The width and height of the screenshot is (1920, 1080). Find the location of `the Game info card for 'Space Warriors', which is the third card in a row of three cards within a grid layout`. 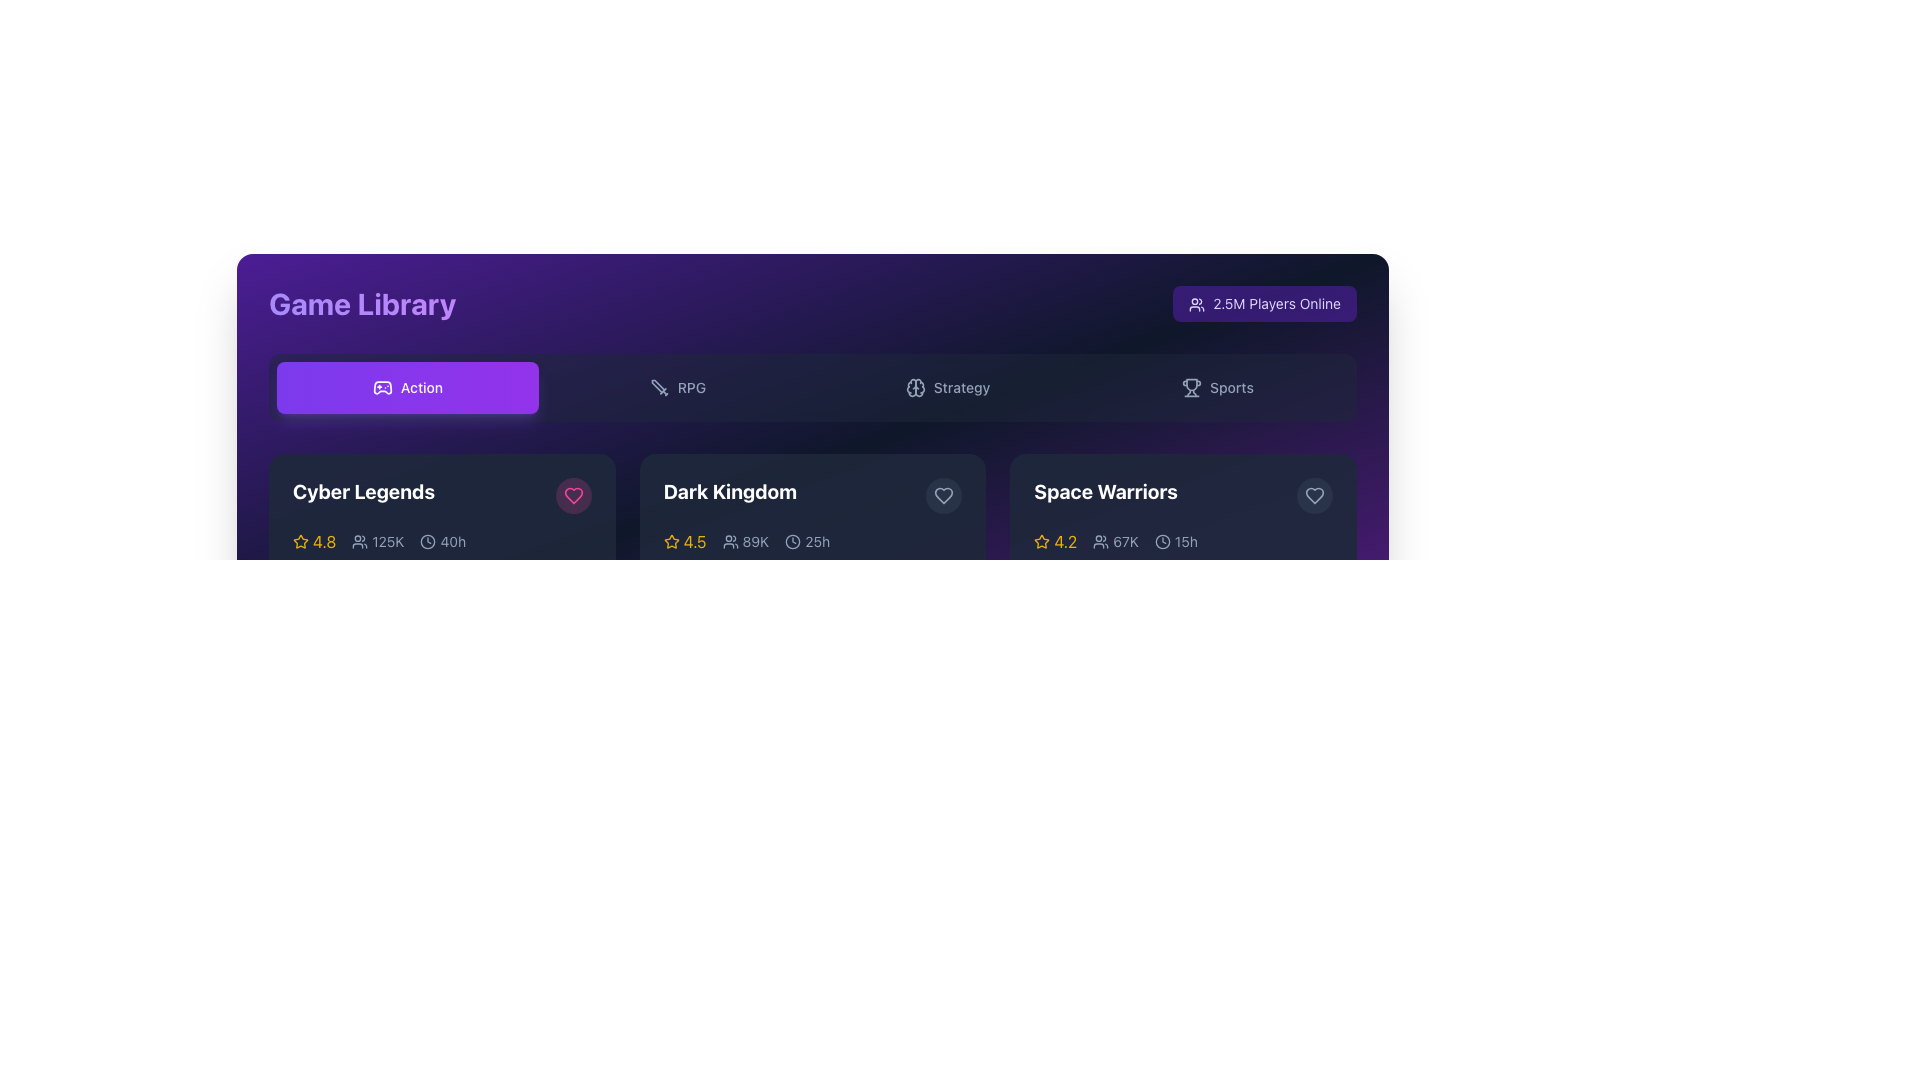

the Game info card for 'Space Warriors', which is the third card in a row of three cards within a grid layout is located at coordinates (1183, 547).